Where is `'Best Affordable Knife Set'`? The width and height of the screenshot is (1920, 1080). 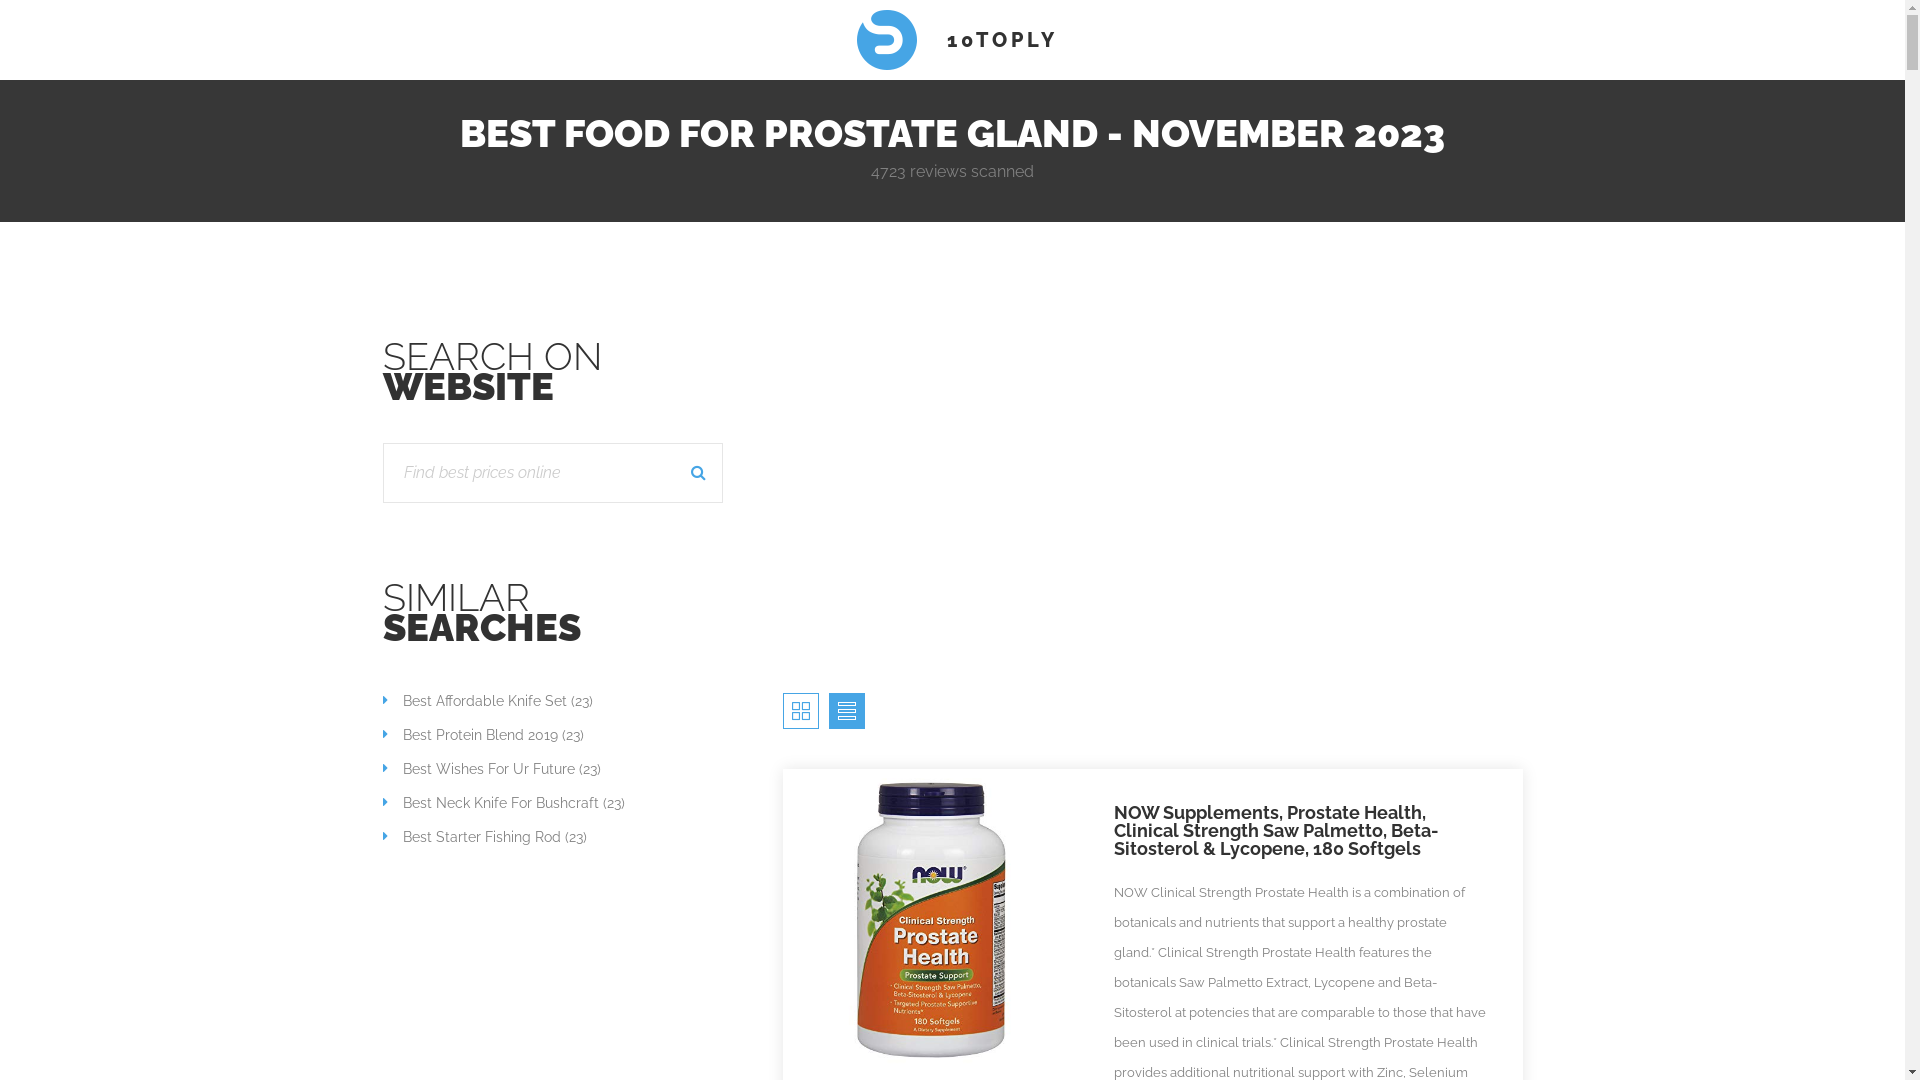
'Best Affordable Knife Set' is located at coordinates (382, 700).